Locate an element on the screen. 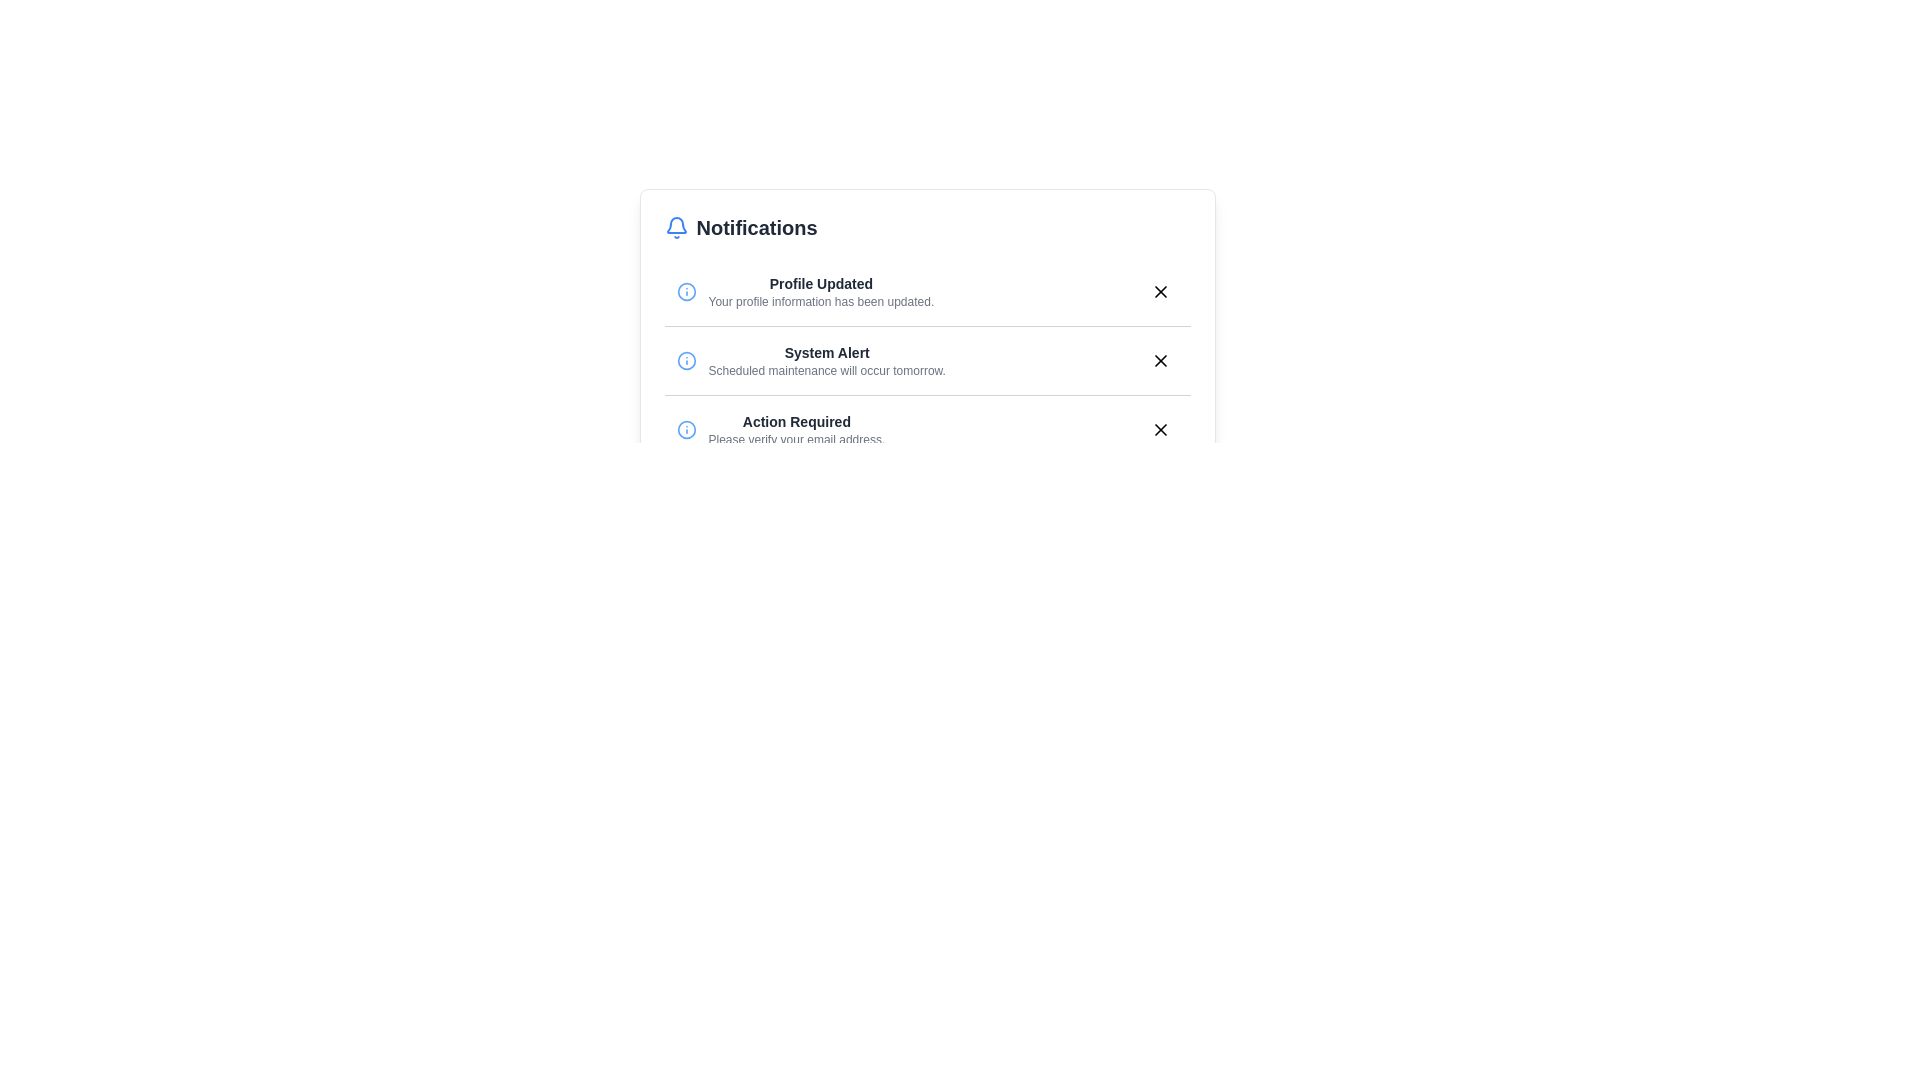 The width and height of the screenshot is (1920, 1080). the Text Label that provides additional information about a system notification, located directly below the 'System Alert' title in the notification card is located at coordinates (827, 370).